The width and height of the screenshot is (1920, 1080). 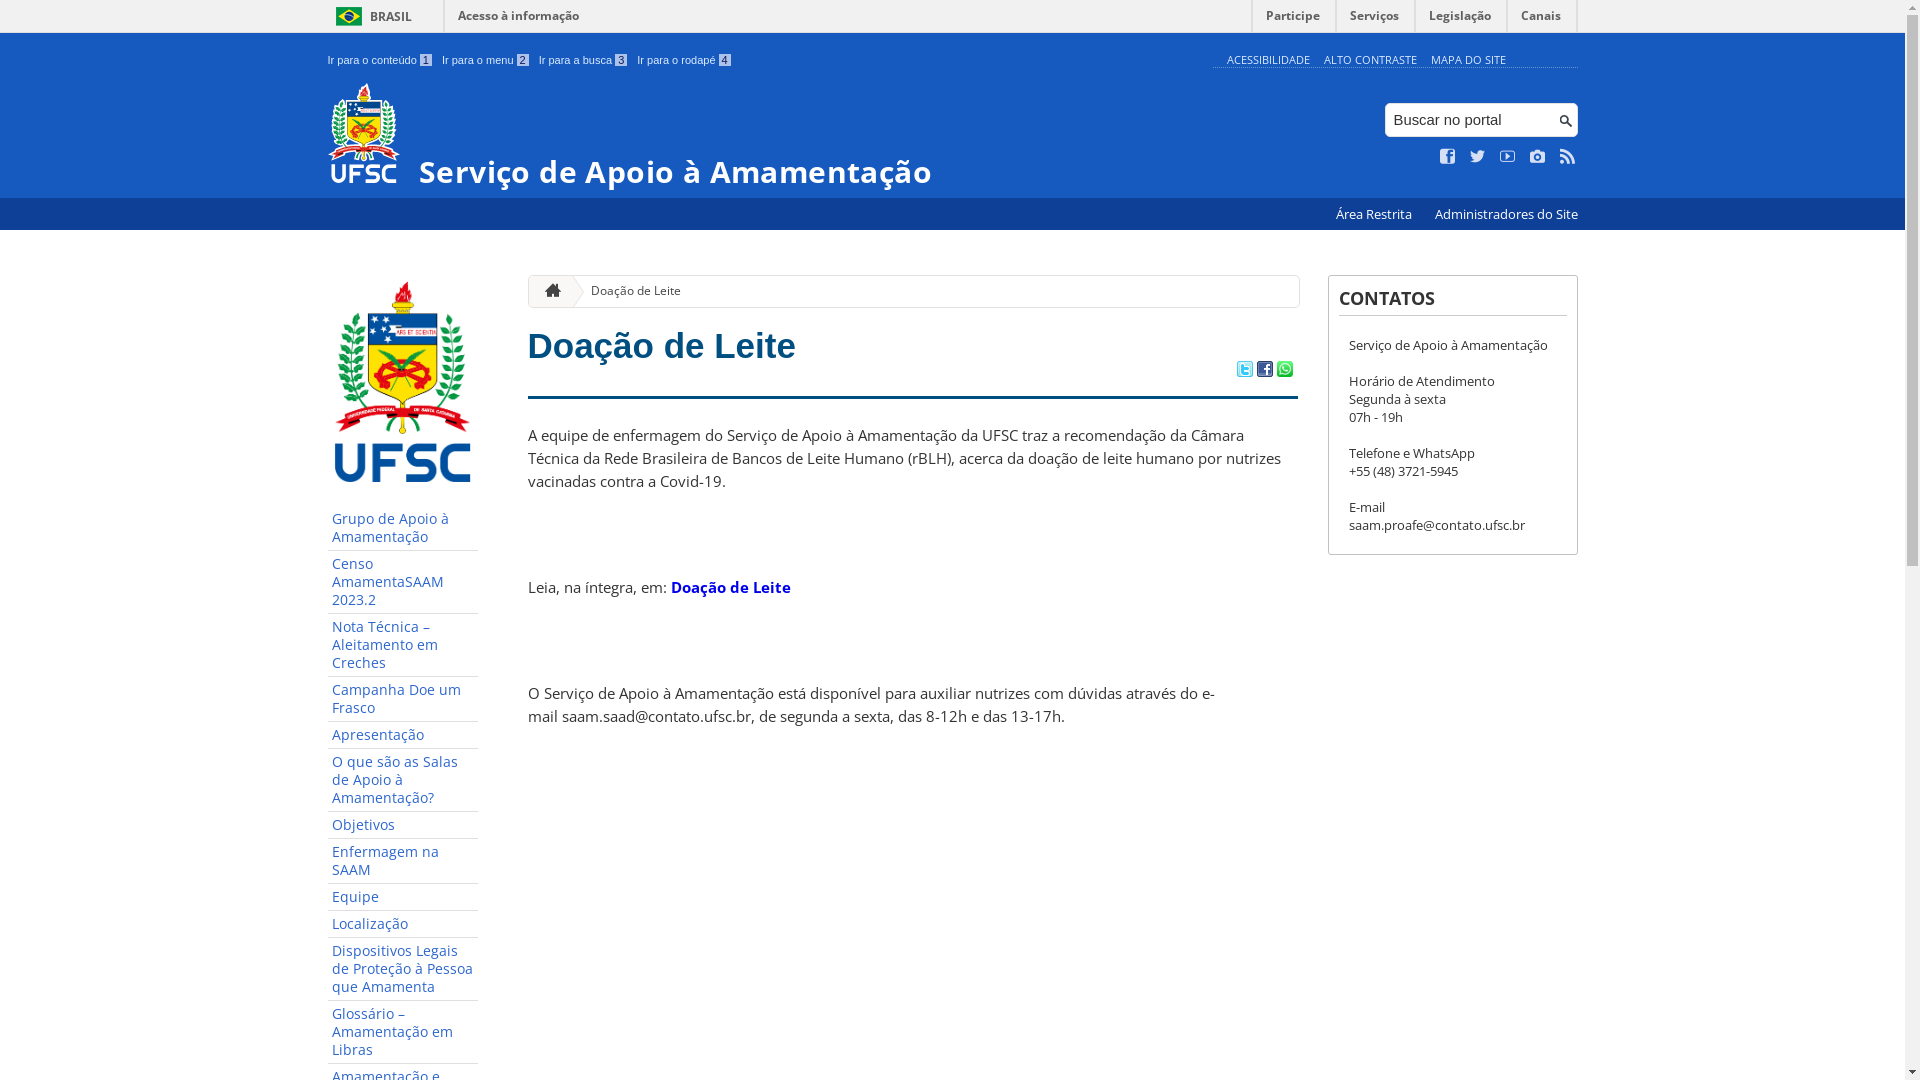 I want to click on 'Enfermagem na SAAM', so click(x=402, y=860).